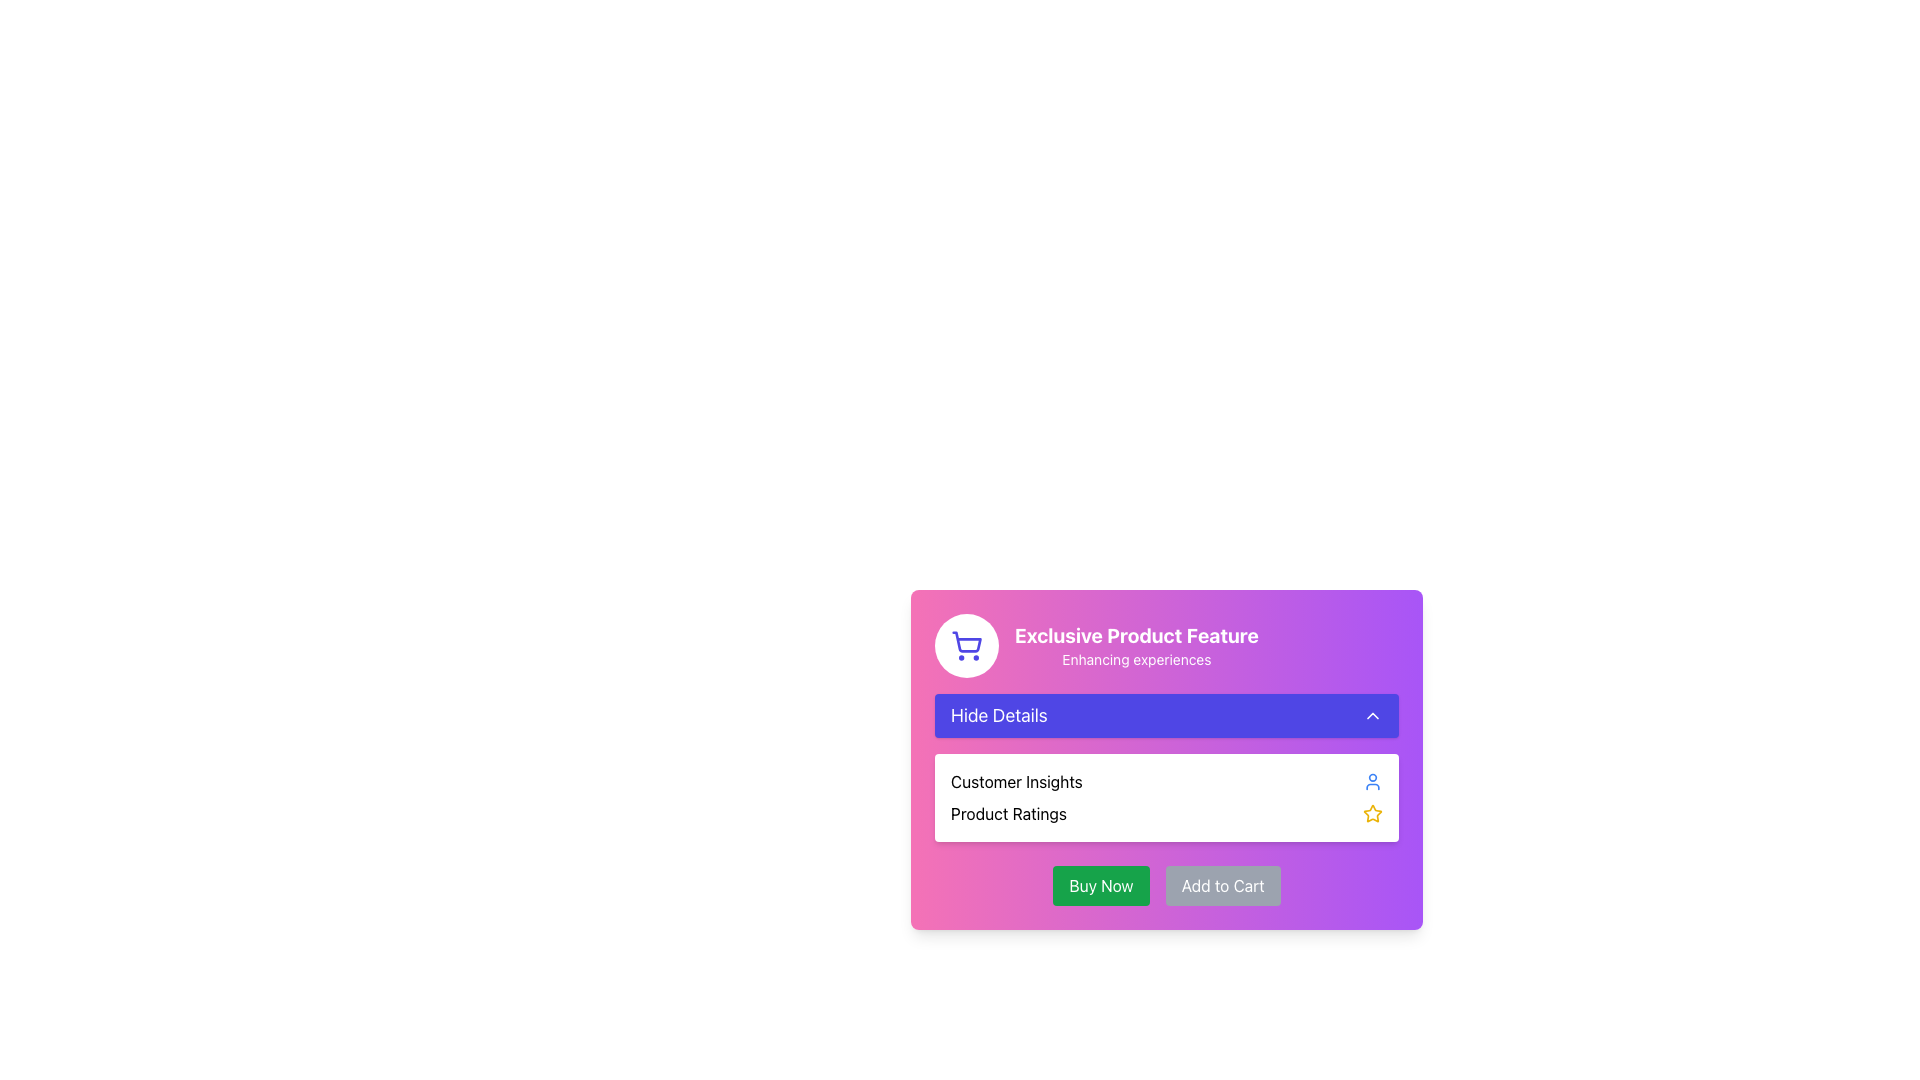 The image size is (1920, 1080). Describe the element at coordinates (1016, 781) in the screenshot. I see `the text label that displays 'Customer Insights', which is styled in a standard sans-serif font and located on the right-hand side of the interface's content section` at that location.